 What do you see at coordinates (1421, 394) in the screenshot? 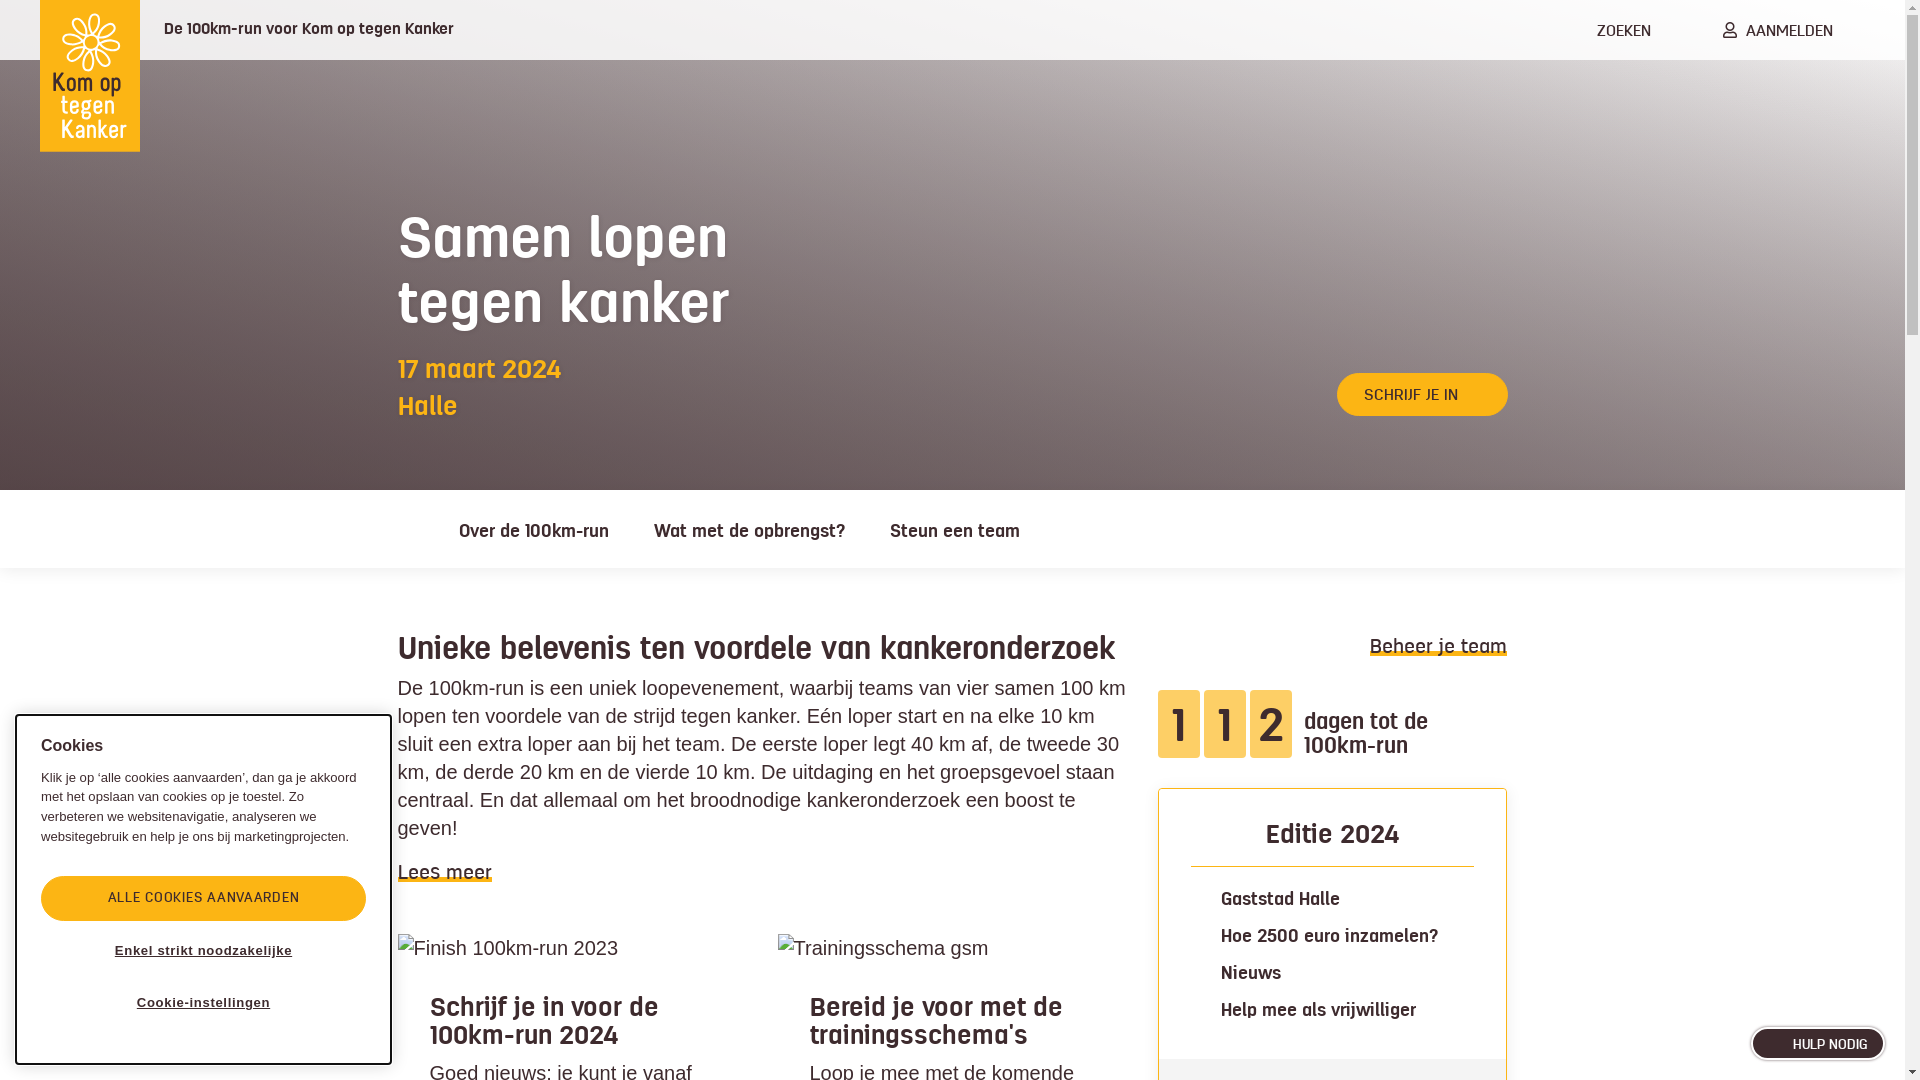
I see `'SCHRIJF JE IN'` at bounding box center [1421, 394].